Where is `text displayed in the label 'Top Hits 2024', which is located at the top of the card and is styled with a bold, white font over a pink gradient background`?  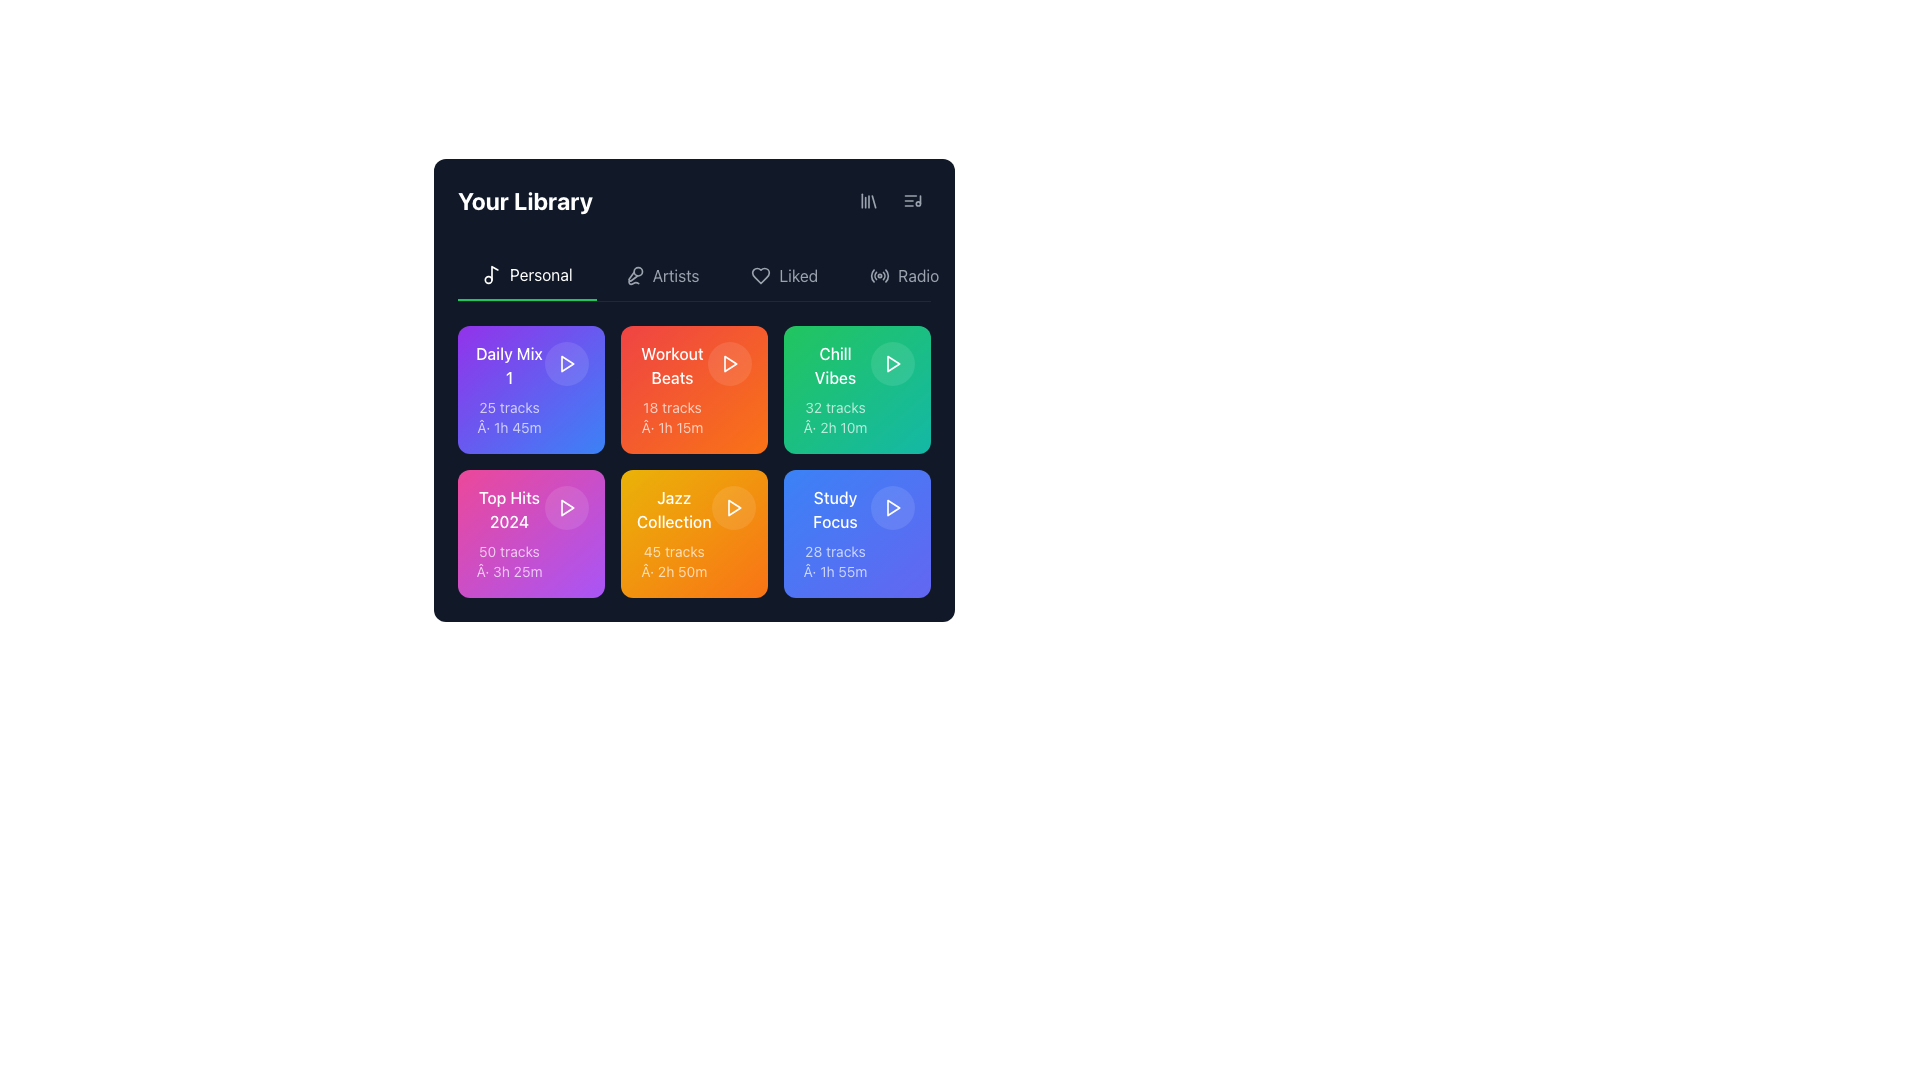
text displayed in the label 'Top Hits 2024', which is located at the top of the card and is styled with a bold, white font over a pink gradient background is located at coordinates (509, 508).